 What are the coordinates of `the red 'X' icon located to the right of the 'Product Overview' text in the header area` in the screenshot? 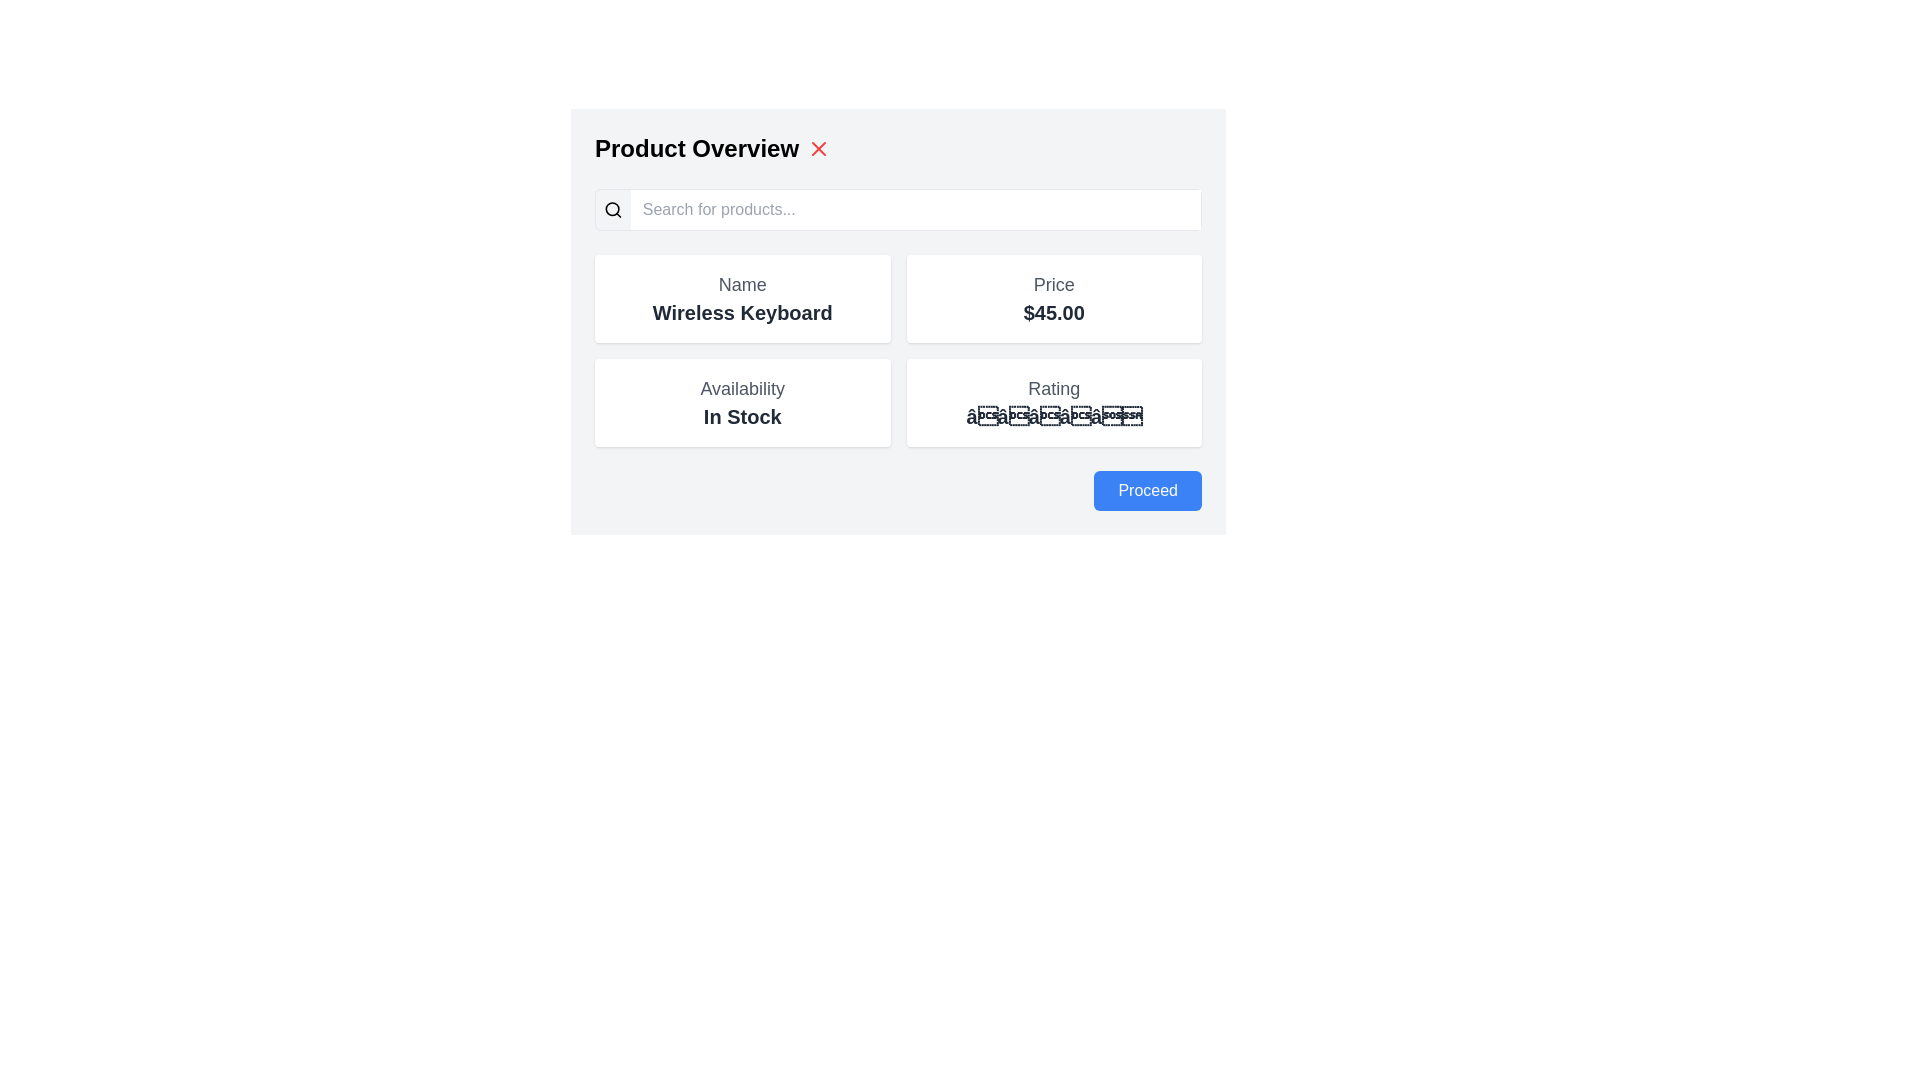 It's located at (819, 148).